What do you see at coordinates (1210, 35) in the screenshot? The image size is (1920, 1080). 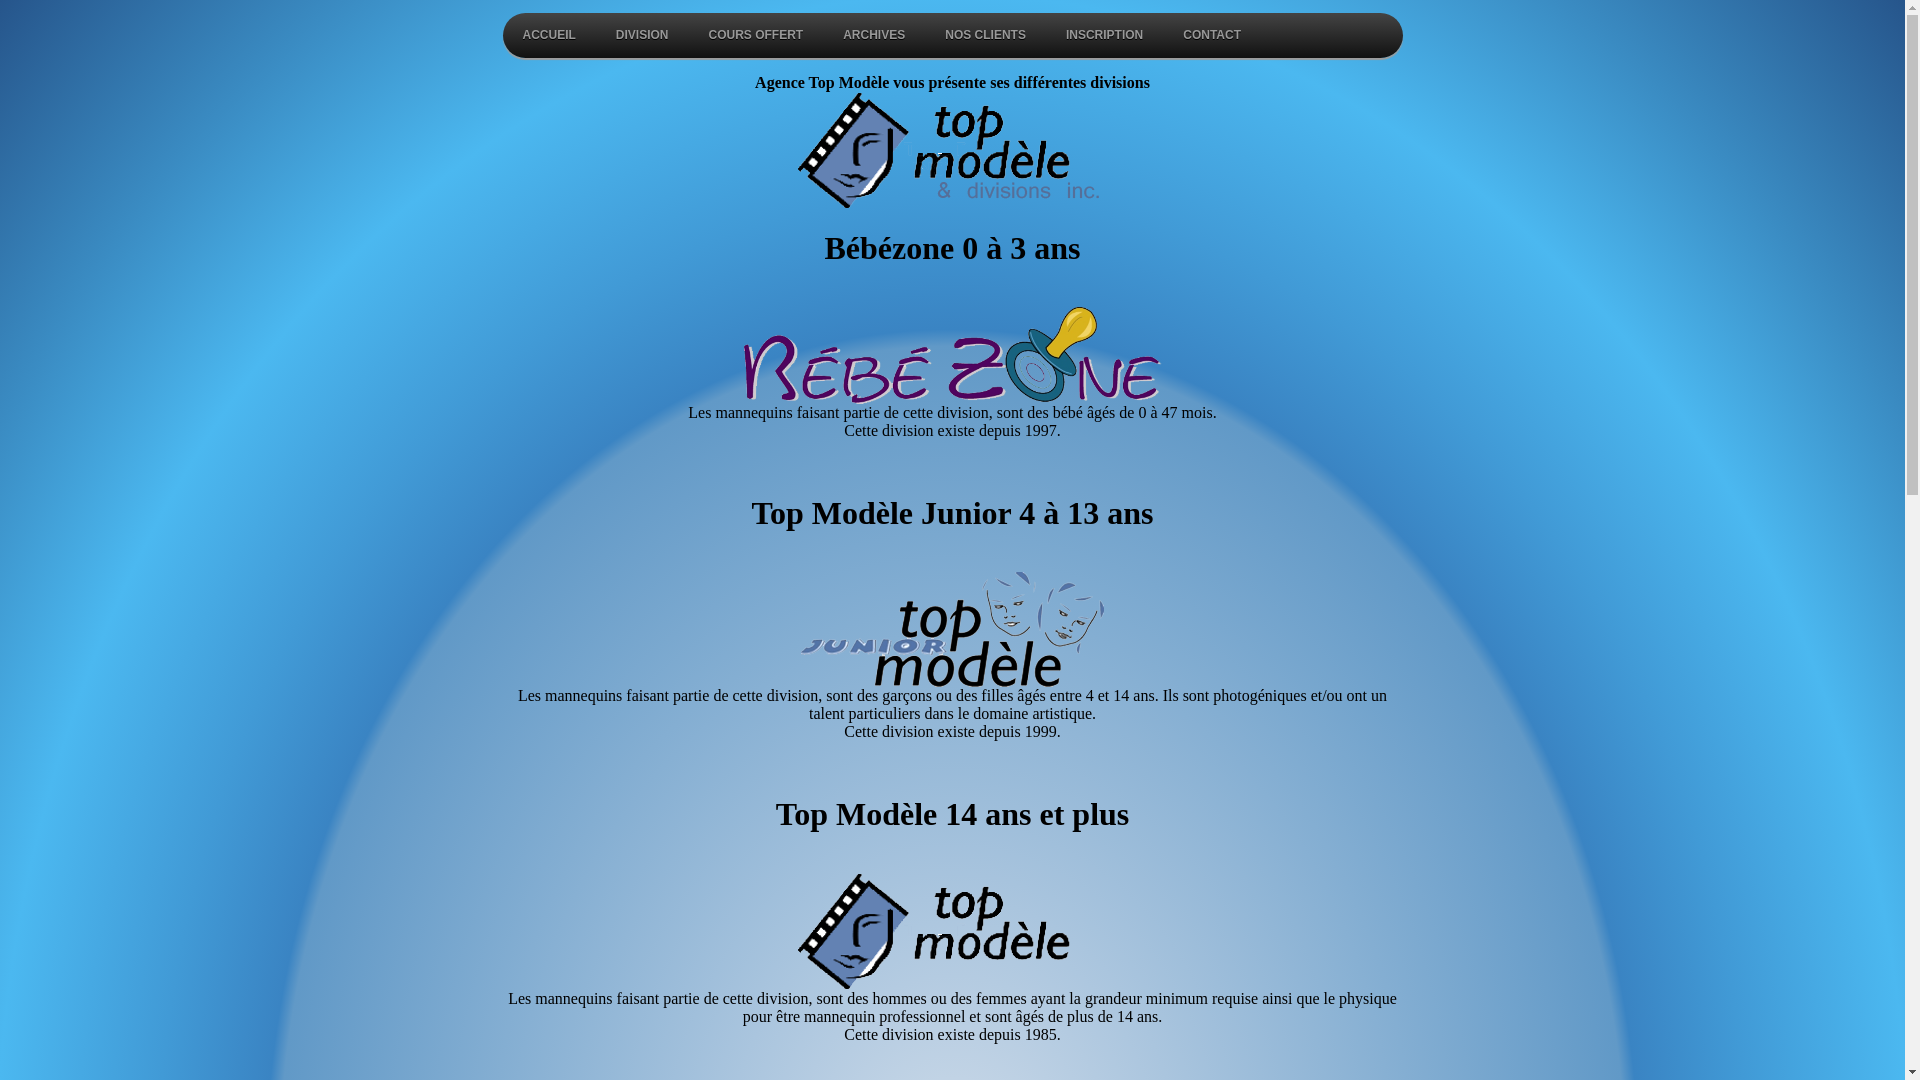 I see `'CONTACT'` at bounding box center [1210, 35].